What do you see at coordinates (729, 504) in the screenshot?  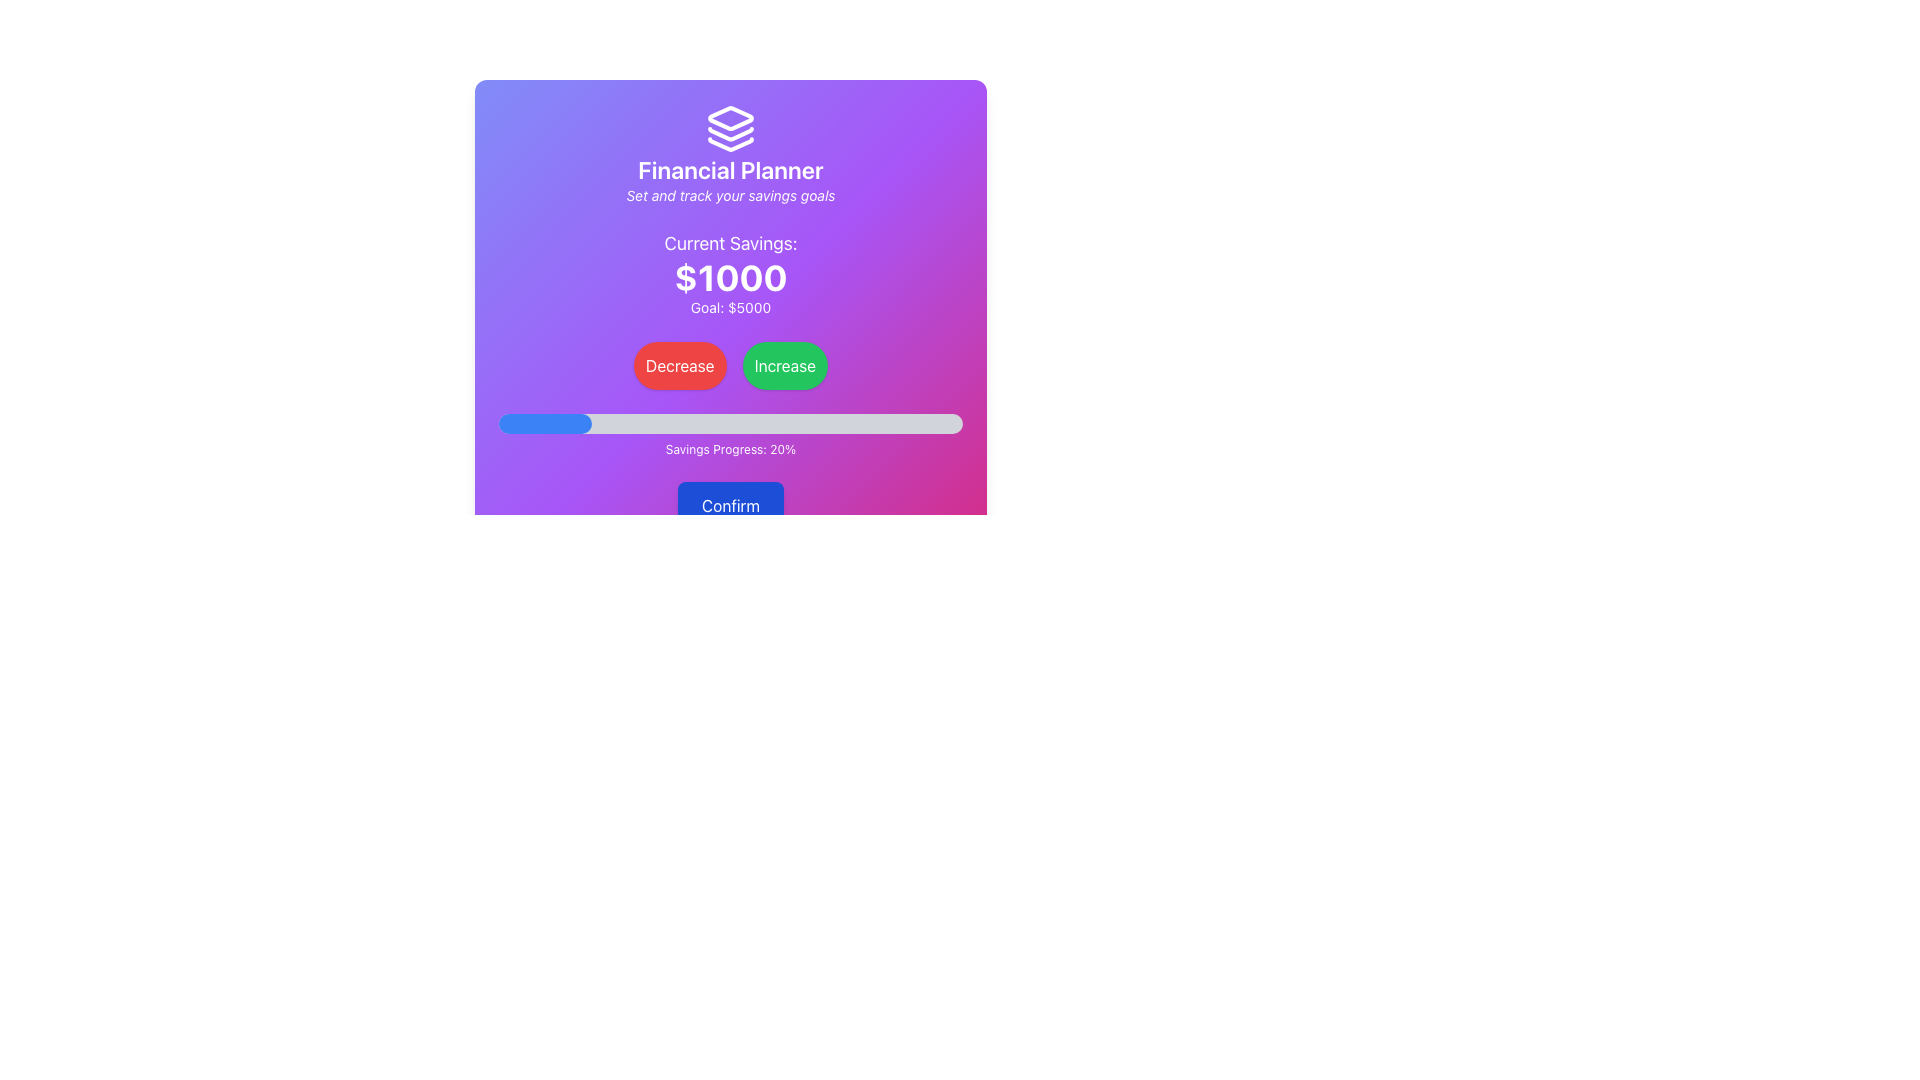 I see `the 'Confirm' button with a blue background and rounded rectangular shape` at bounding box center [729, 504].